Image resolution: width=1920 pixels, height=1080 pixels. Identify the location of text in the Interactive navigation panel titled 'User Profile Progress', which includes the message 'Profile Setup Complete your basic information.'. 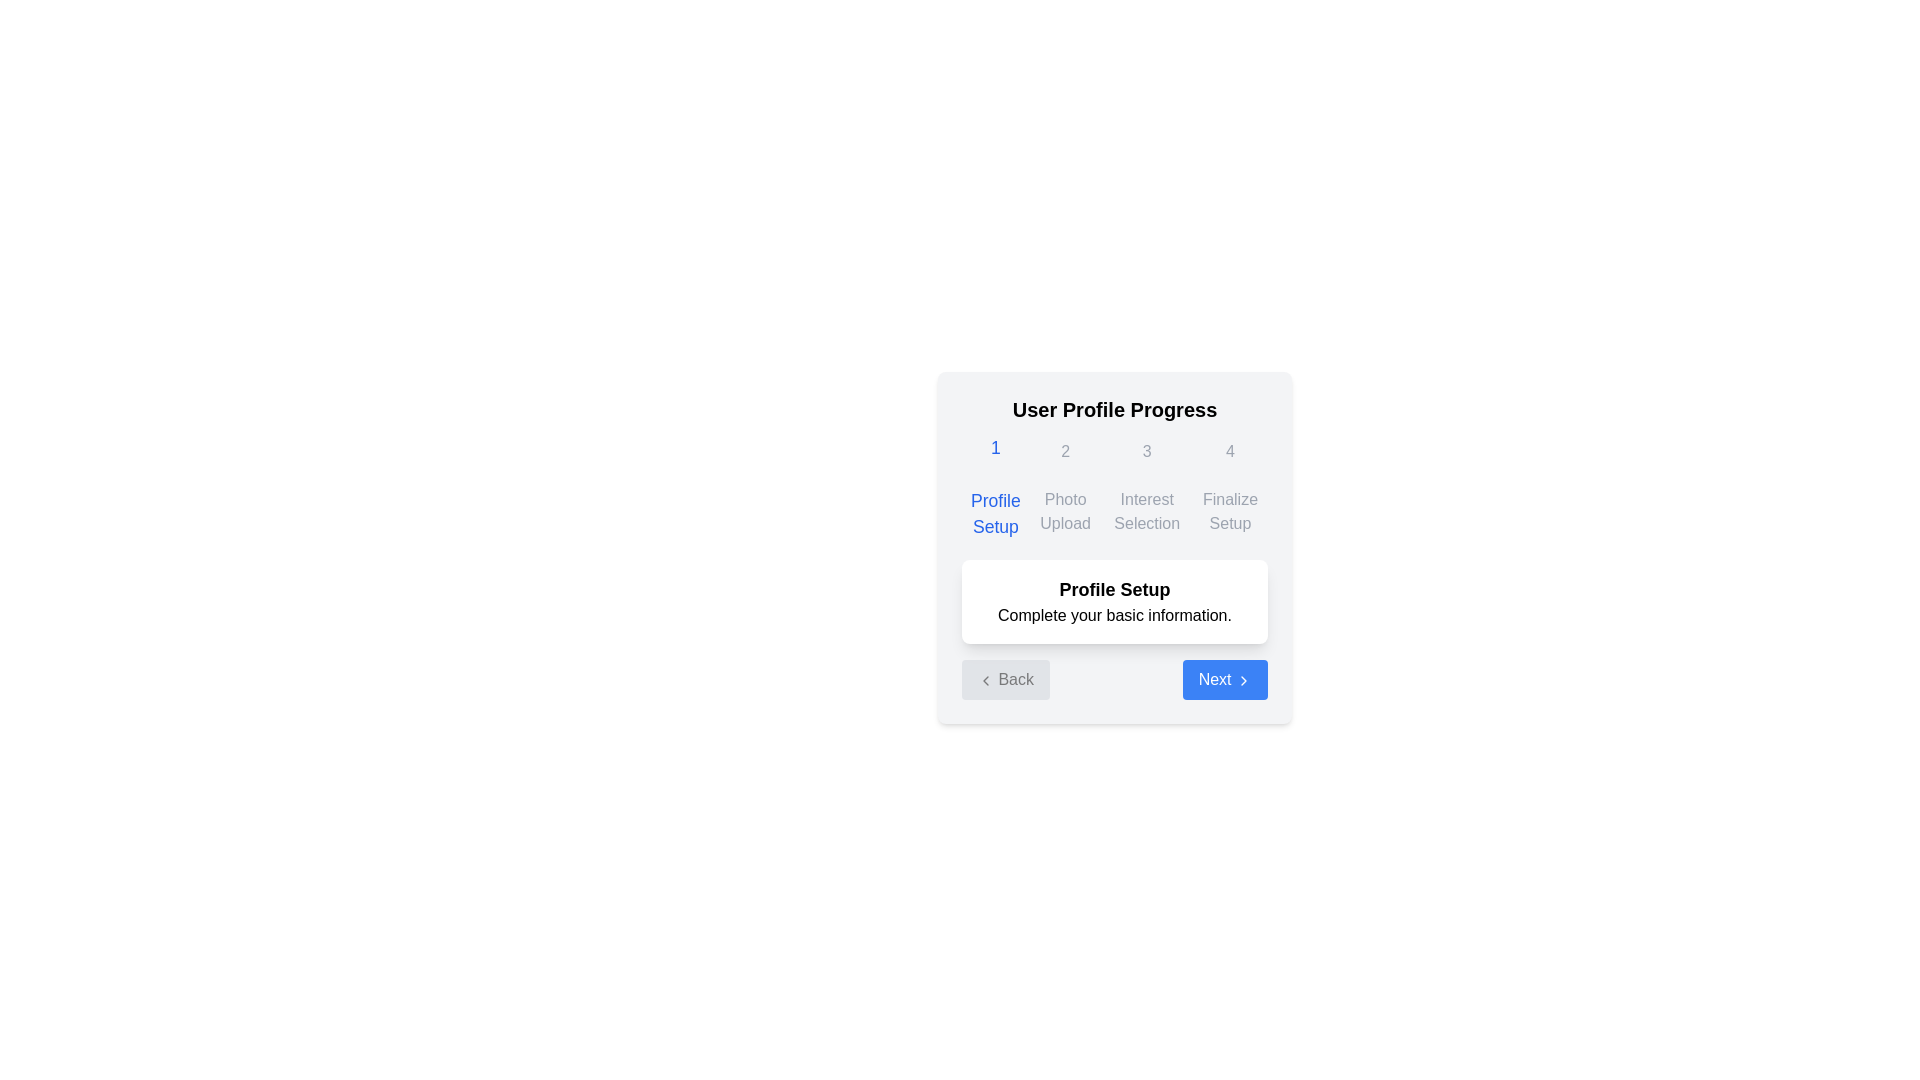
(1113, 586).